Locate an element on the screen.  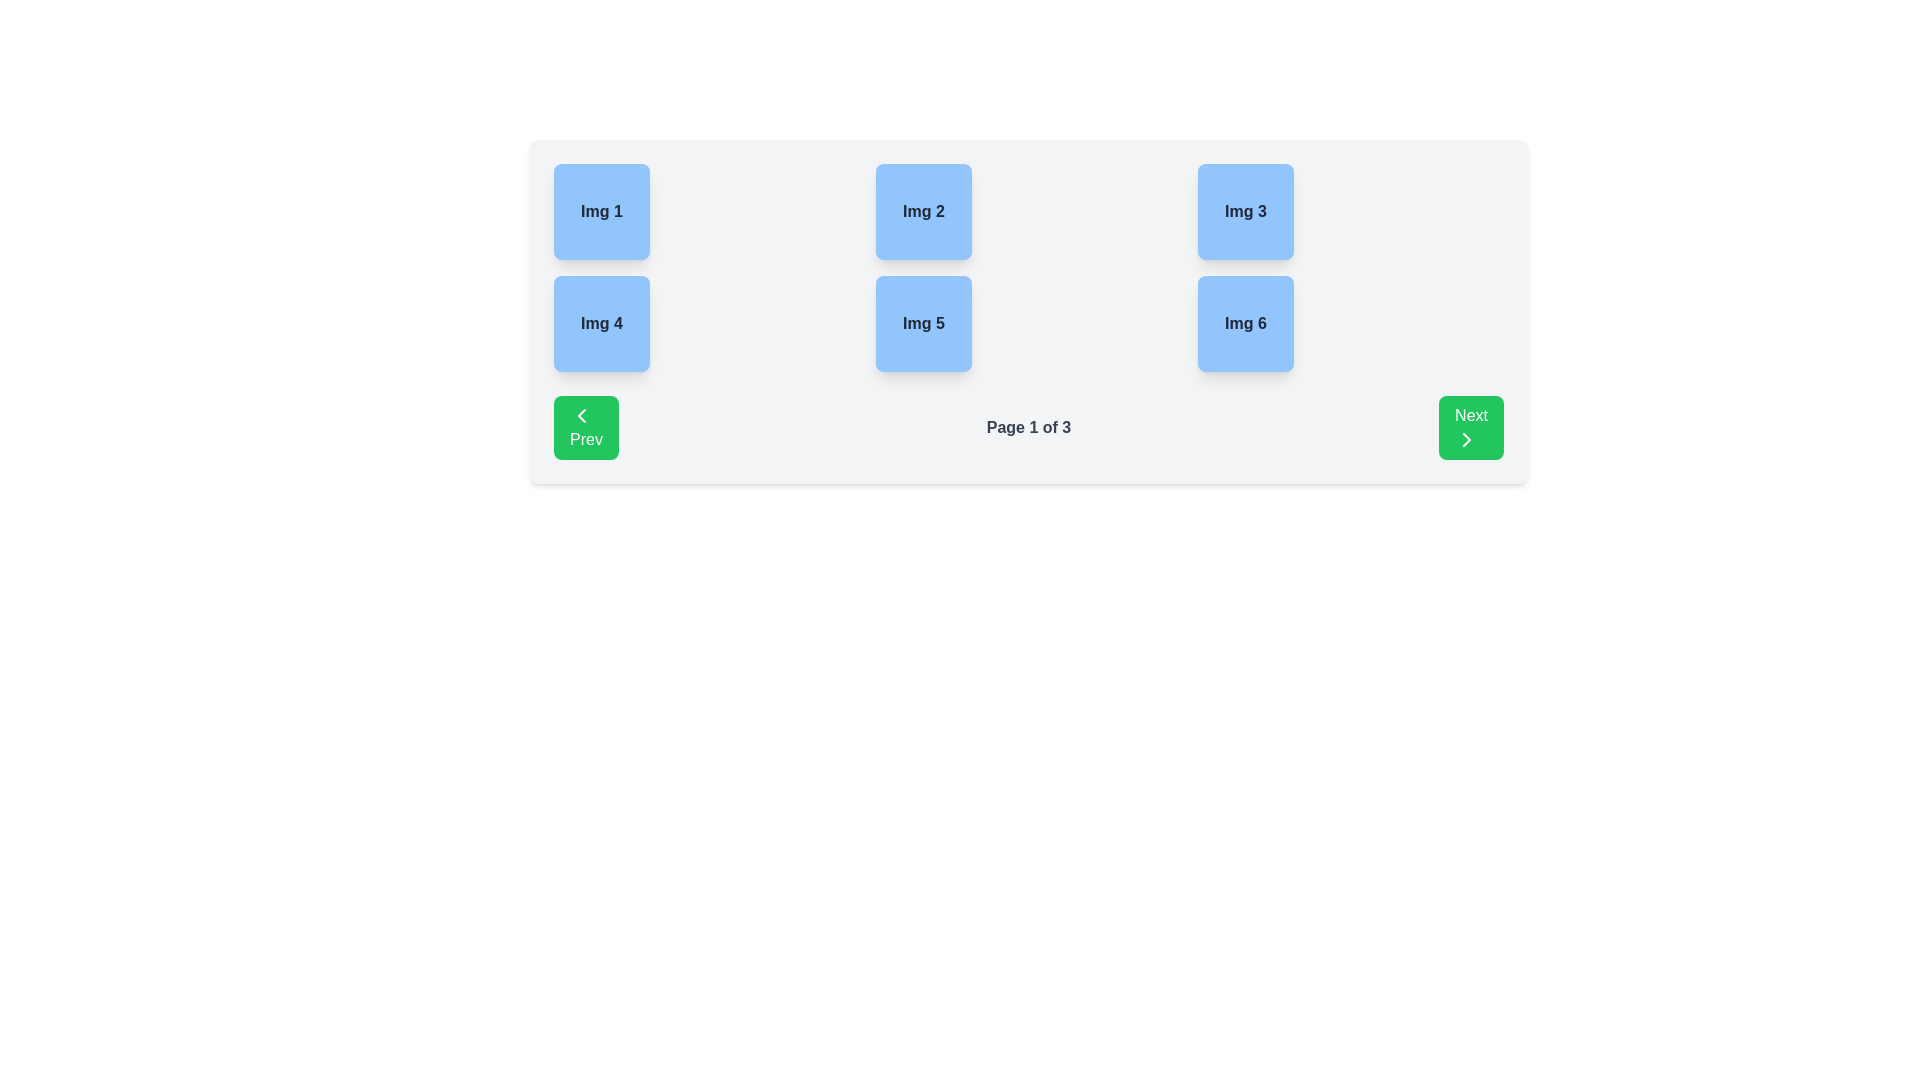
the 'Prev' button icon located in the bottom-left corner of the interface is located at coordinates (580, 415).